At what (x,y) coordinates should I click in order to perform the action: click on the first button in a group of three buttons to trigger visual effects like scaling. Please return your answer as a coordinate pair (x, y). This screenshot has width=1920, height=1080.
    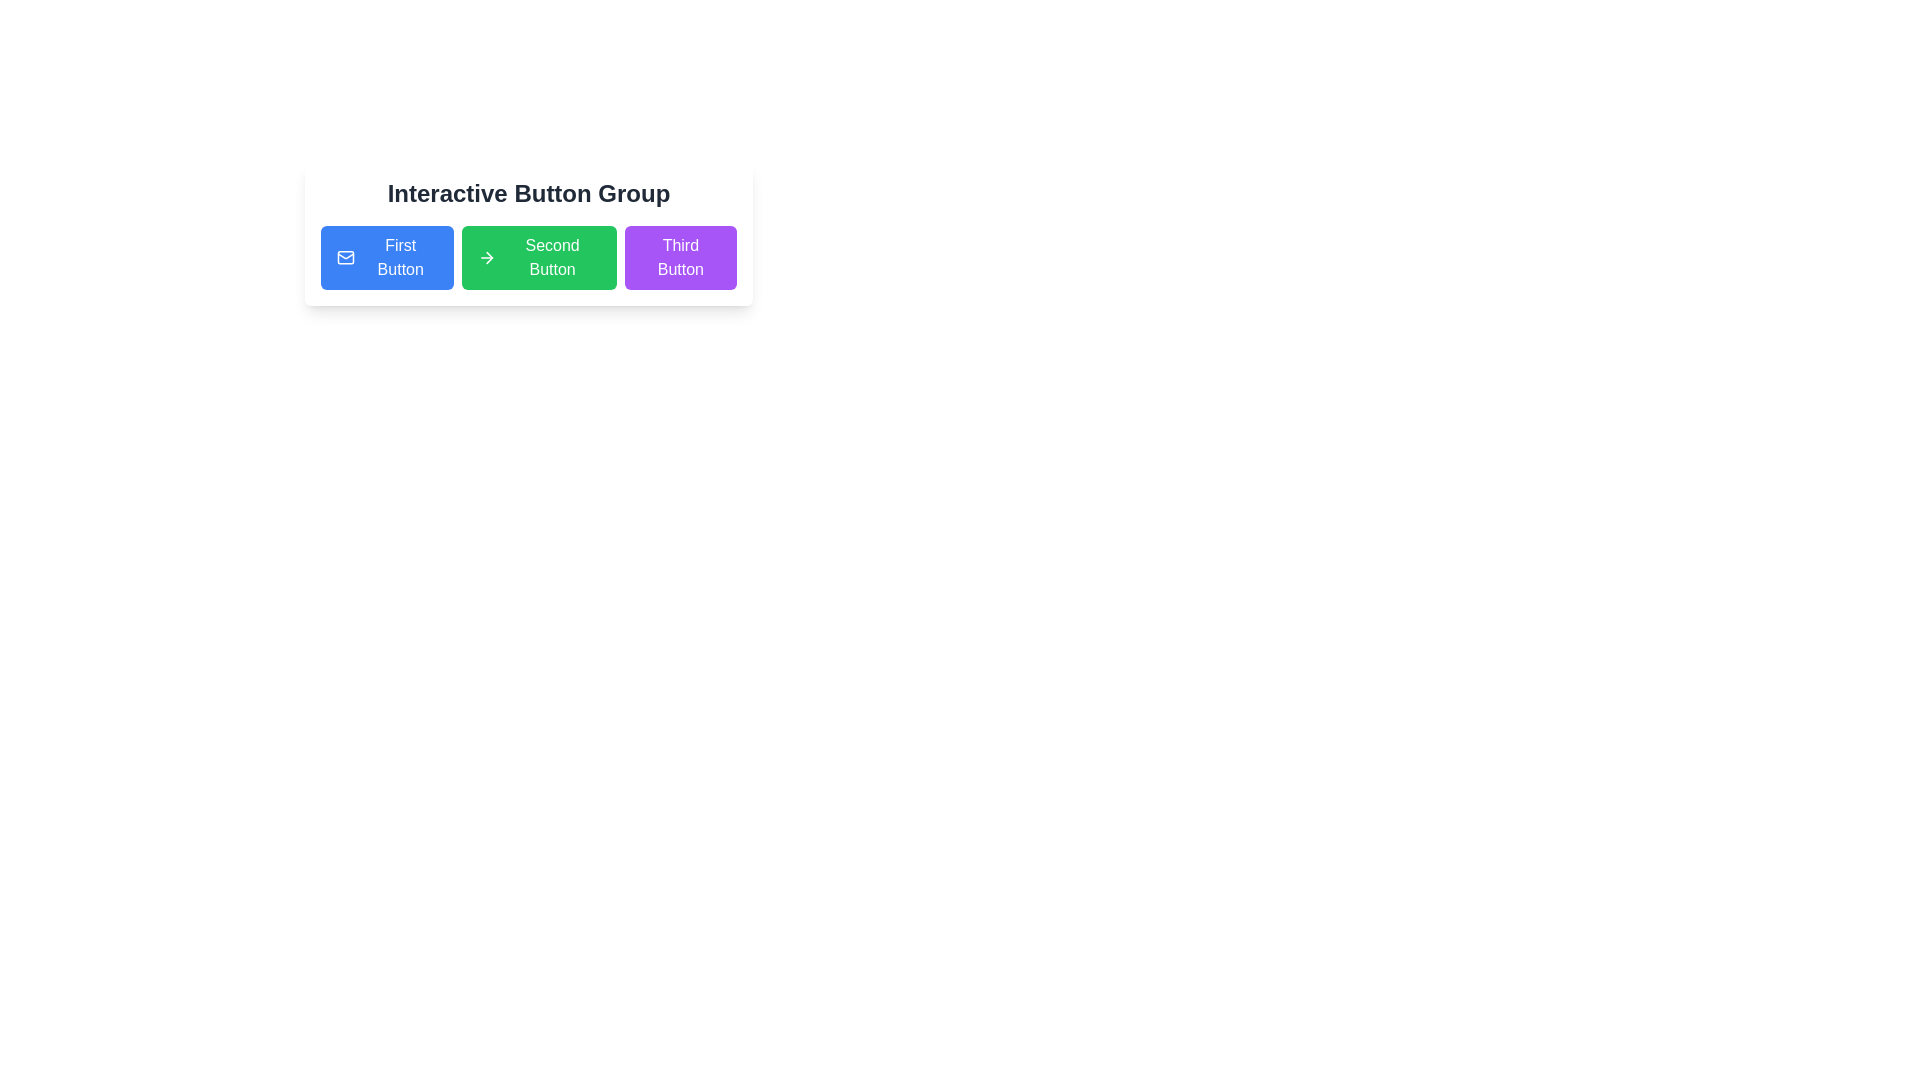
    Looking at the image, I should click on (387, 257).